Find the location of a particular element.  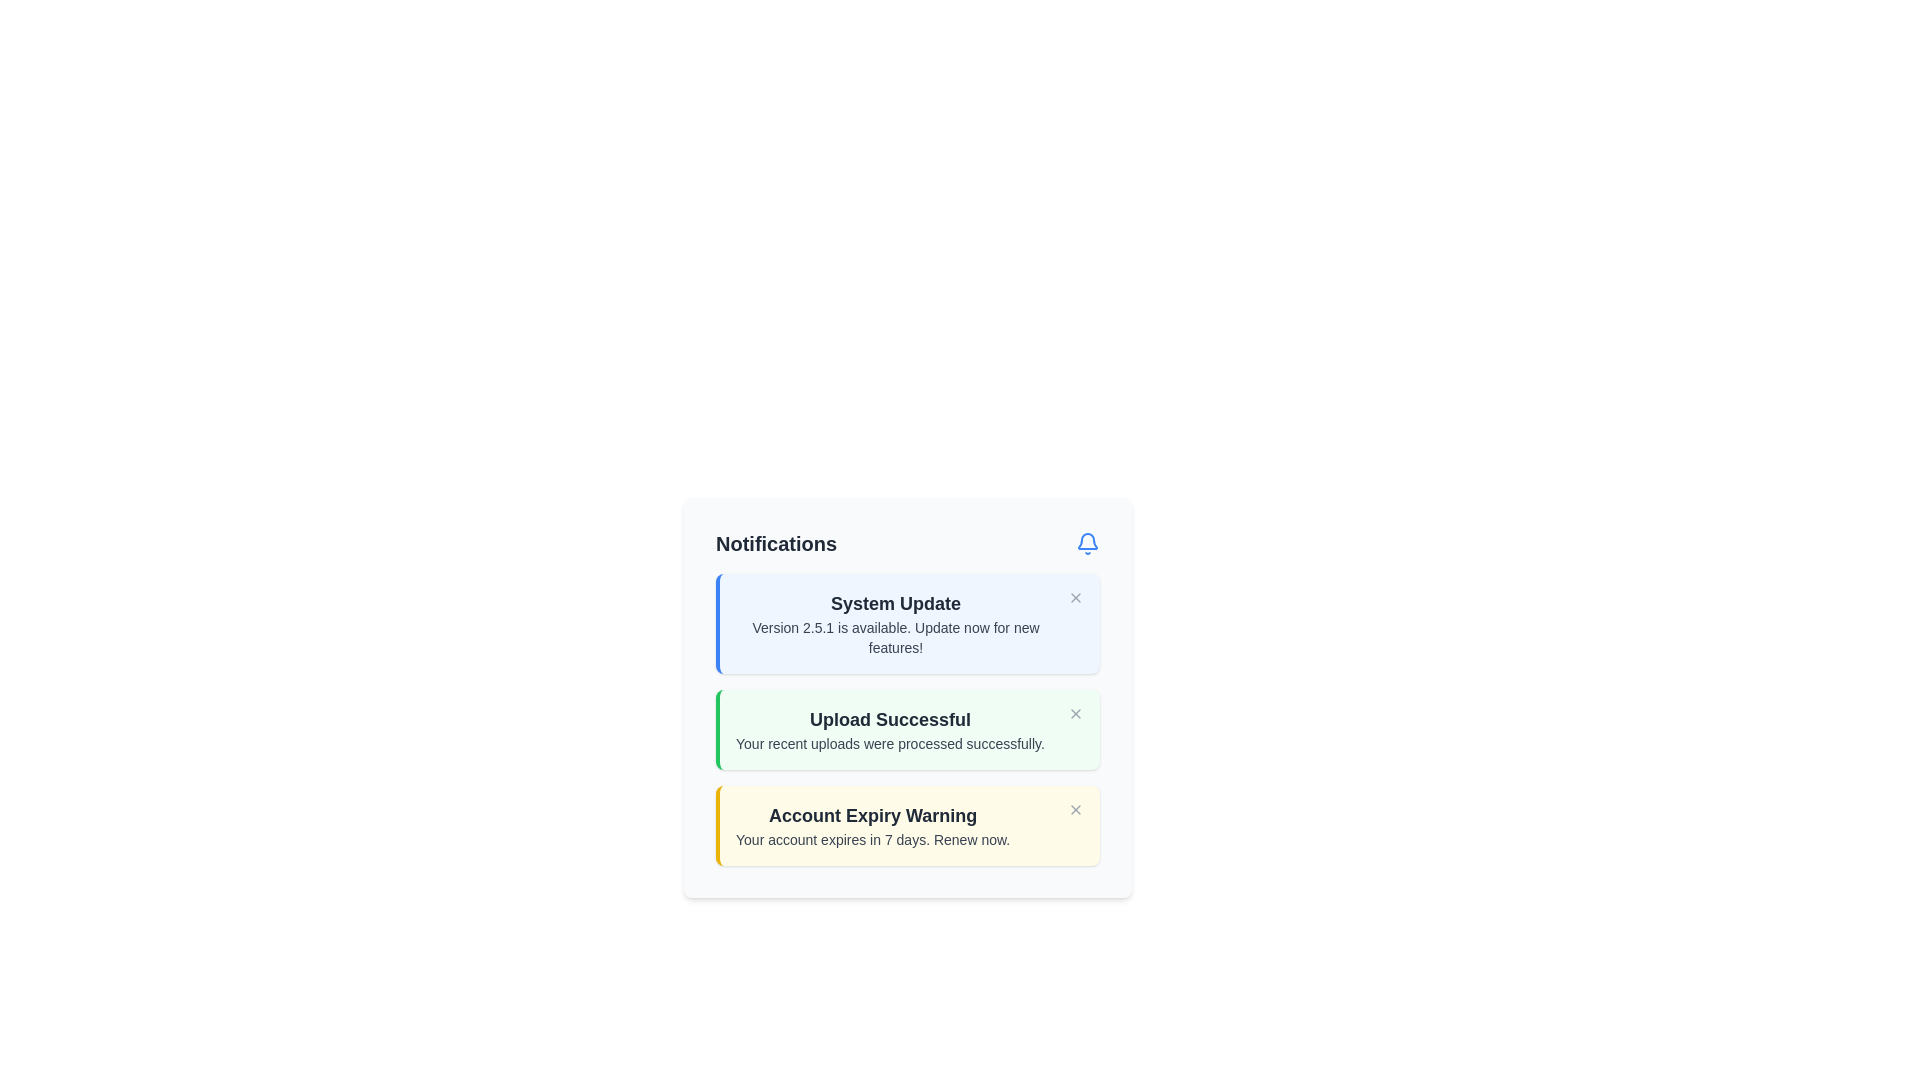

success message from the notification card displaying 'Upload Successful' with a light green background and a close icon in the top-right corner is located at coordinates (909, 729).